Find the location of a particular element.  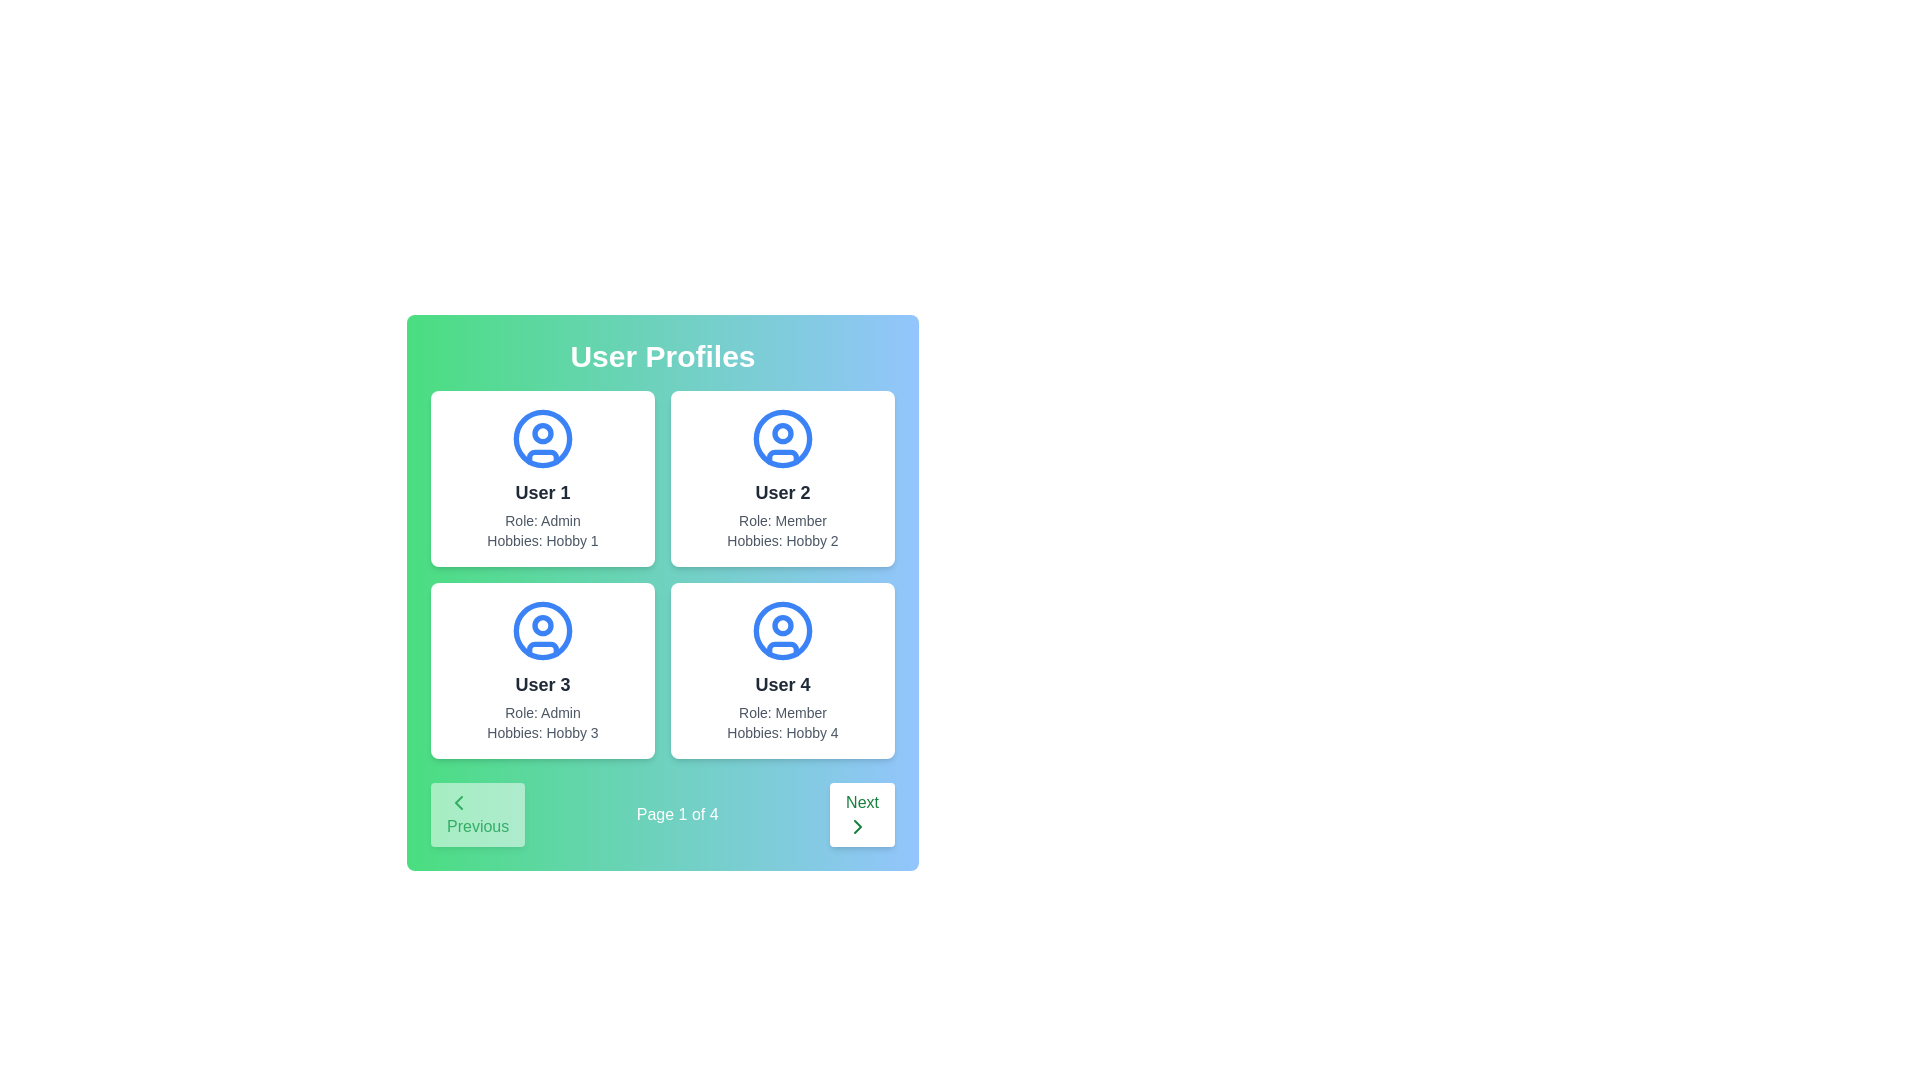

the small circular decorative element within the user profile icon located in the top-left card of the grid is located at coordinates (542, 623).